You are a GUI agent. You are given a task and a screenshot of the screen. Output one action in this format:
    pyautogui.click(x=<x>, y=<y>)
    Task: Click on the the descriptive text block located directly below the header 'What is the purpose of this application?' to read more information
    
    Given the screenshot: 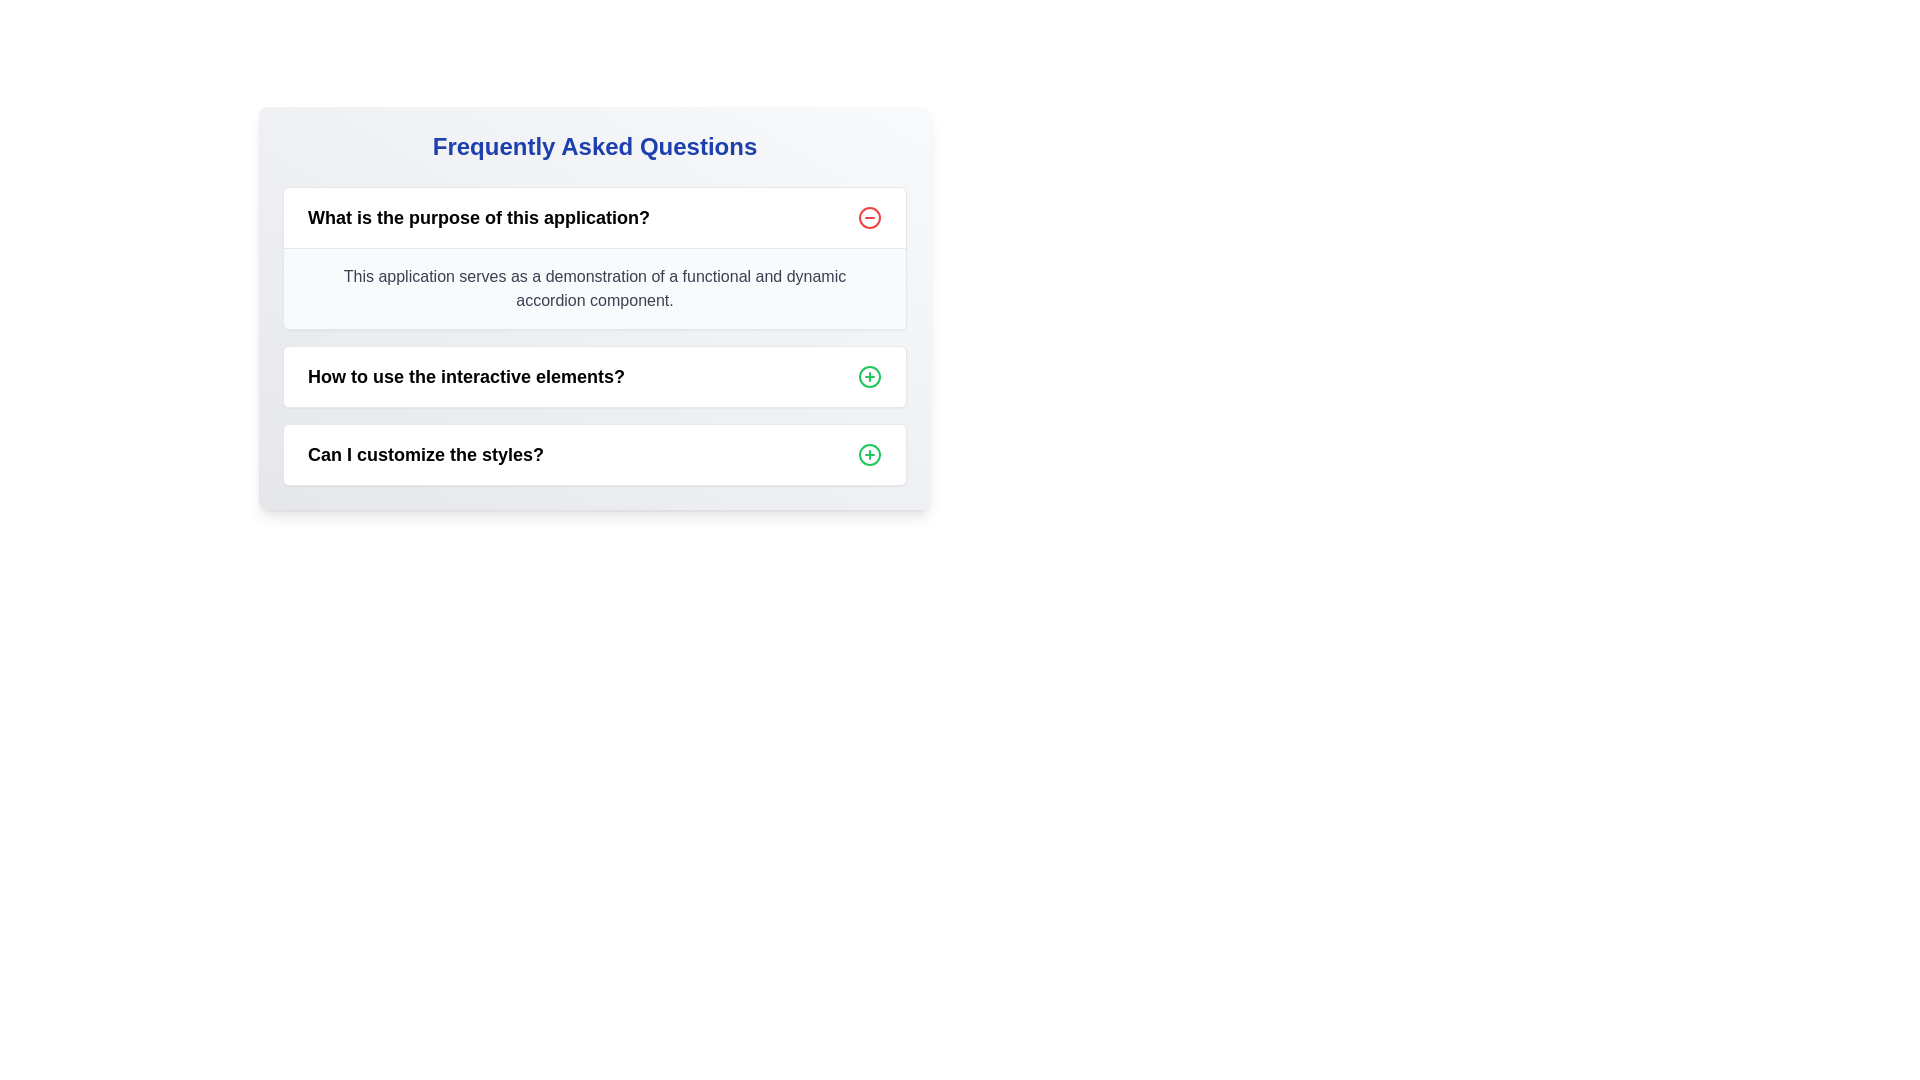 What is the action you would take?
    pyautogui.click(x=594, y=288)
    